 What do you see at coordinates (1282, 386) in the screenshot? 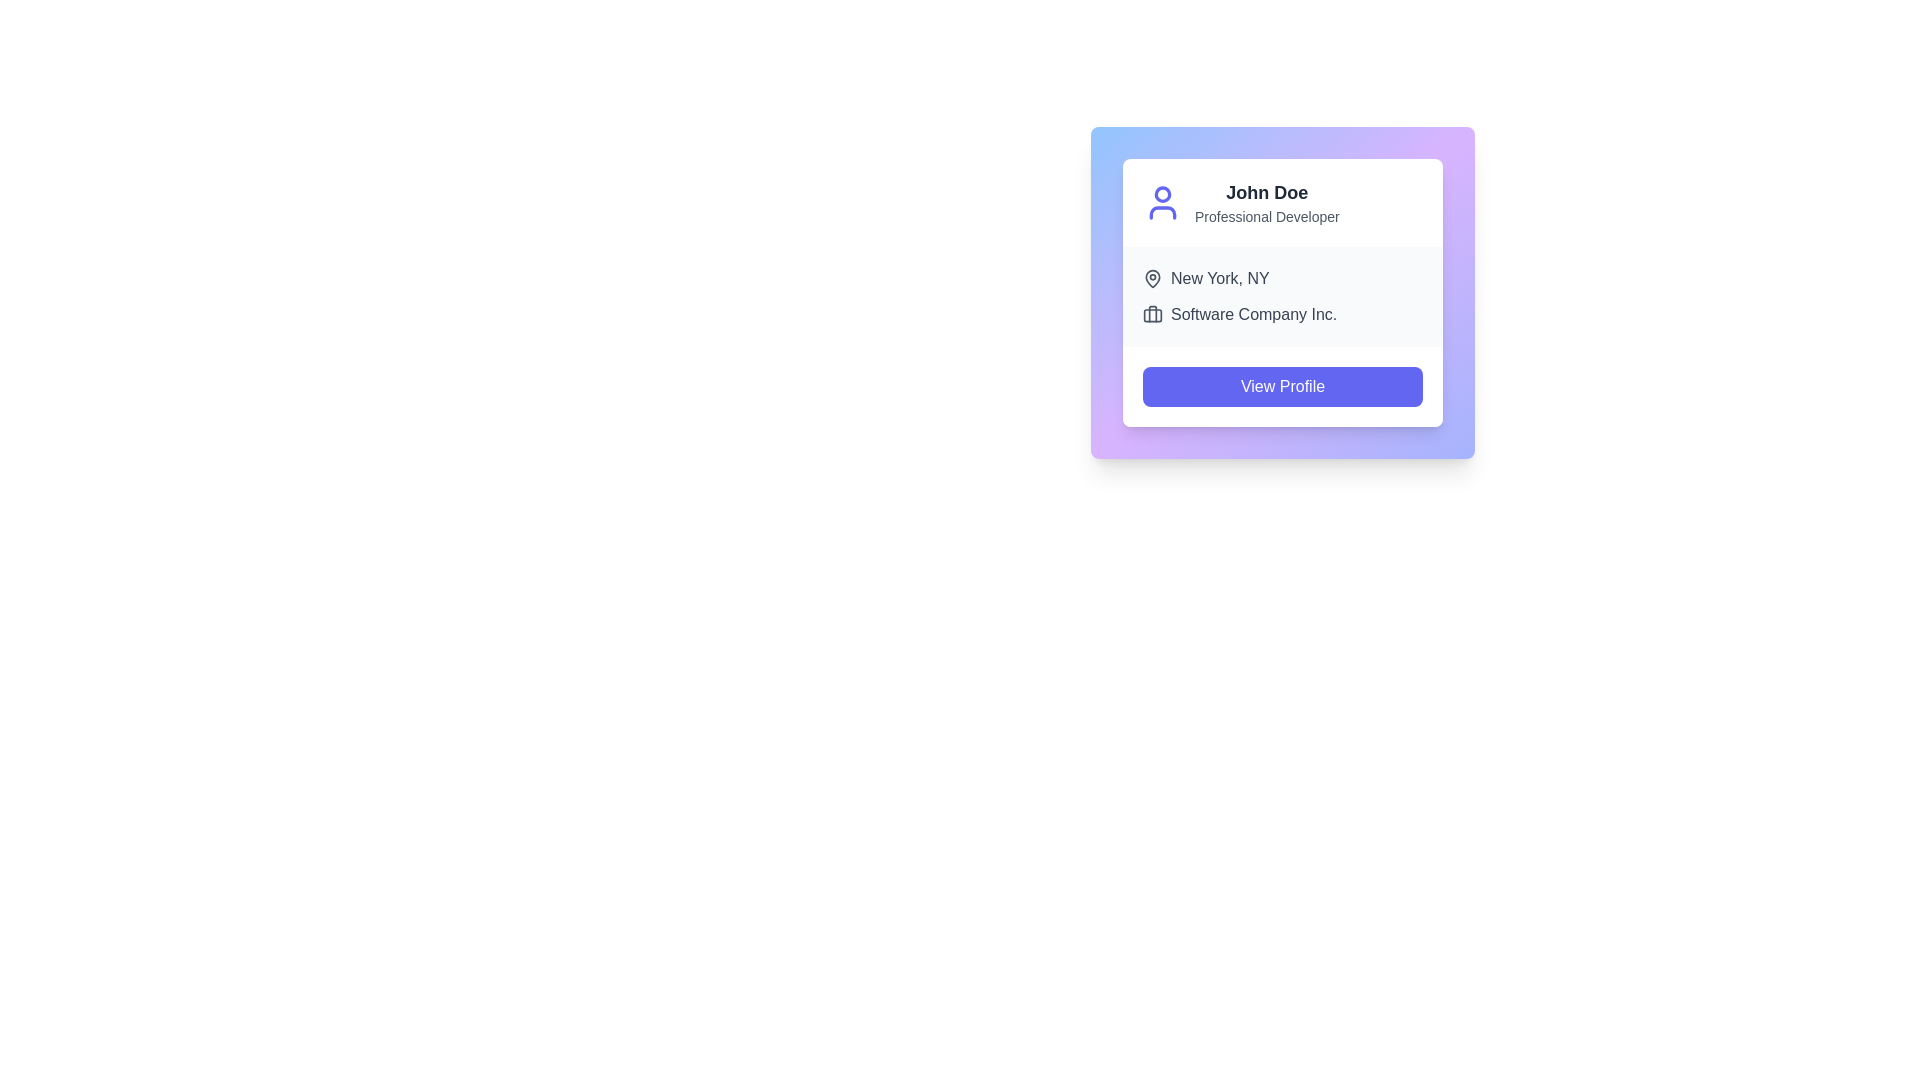
I see `the 'View Profile' button, a rectangular button with rounded corners and a purple background, located at the bottom center of the user profile card` at bounding box center [1282, 386].